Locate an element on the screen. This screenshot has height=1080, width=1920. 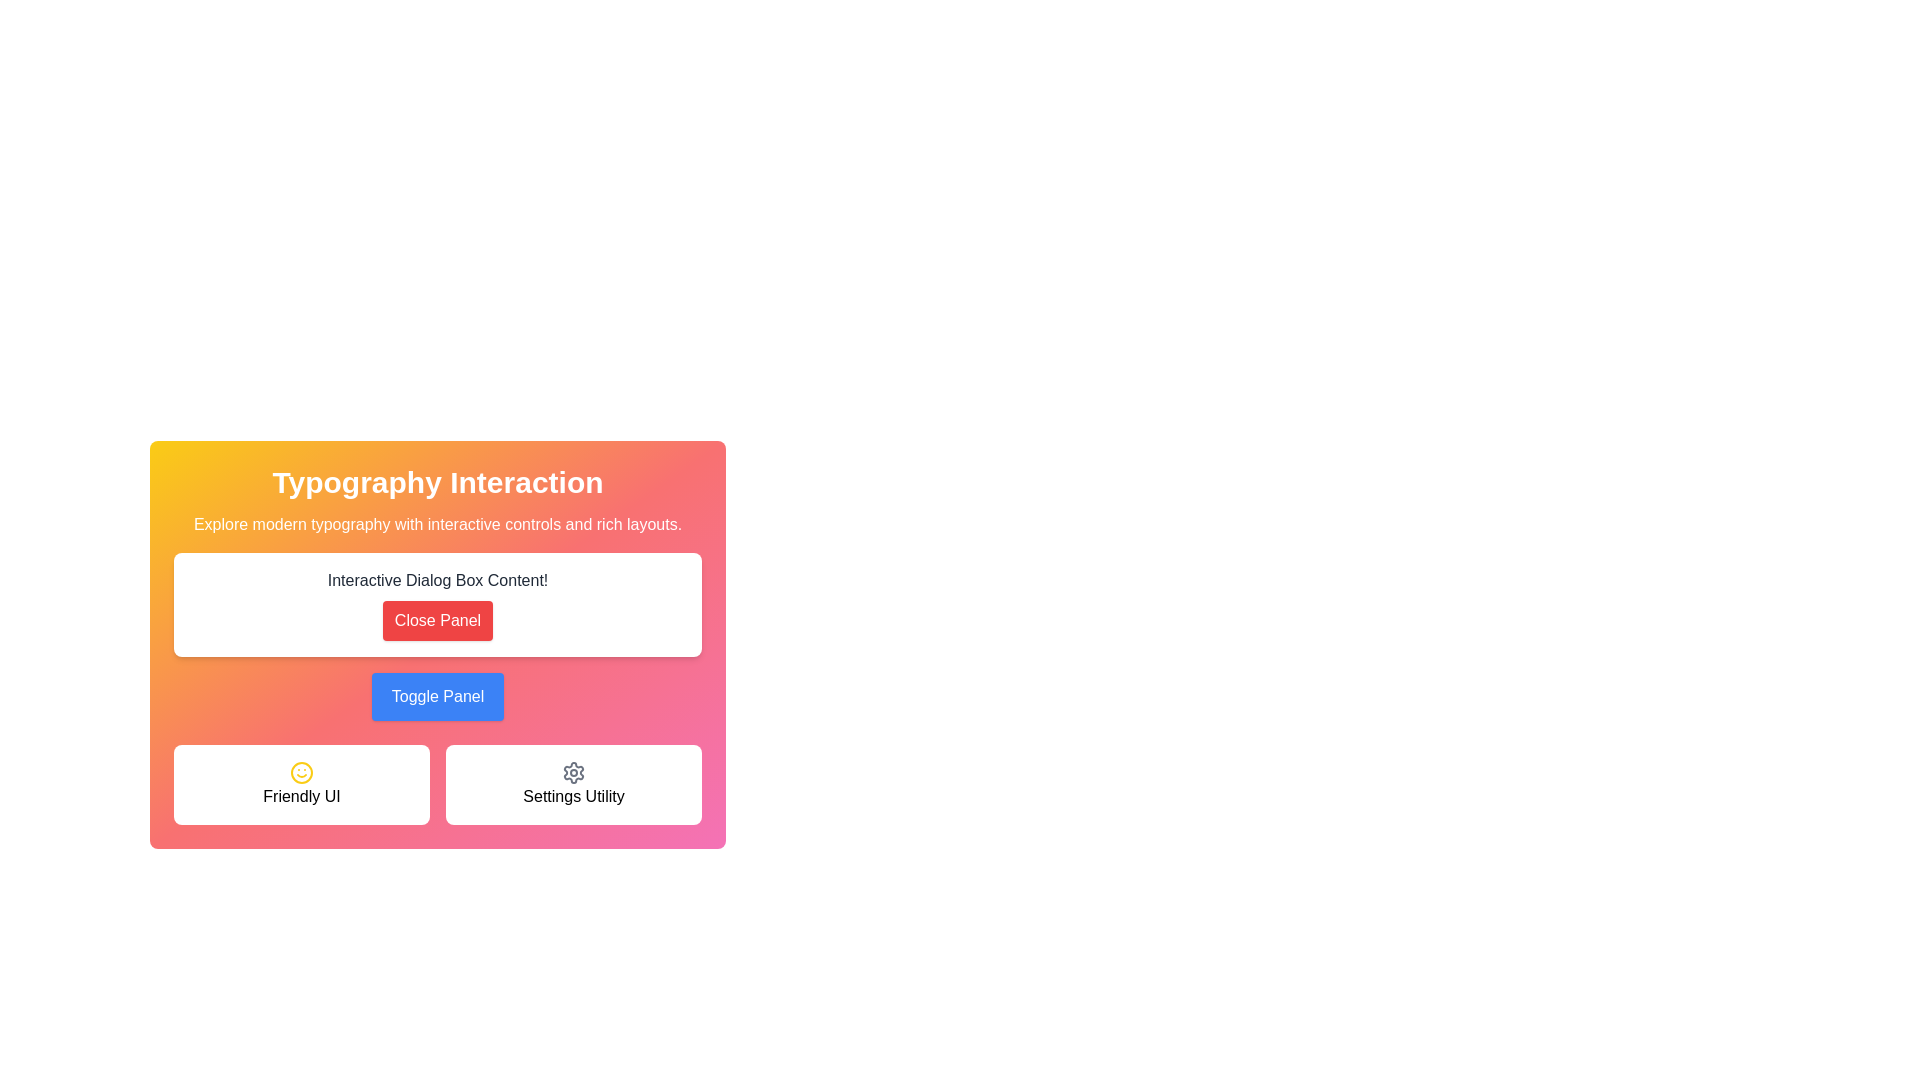
the card labeled 'Friendly UI' which has a white background, rounded corners, and a smiley icon at the top is located at coordinates (301, 784).